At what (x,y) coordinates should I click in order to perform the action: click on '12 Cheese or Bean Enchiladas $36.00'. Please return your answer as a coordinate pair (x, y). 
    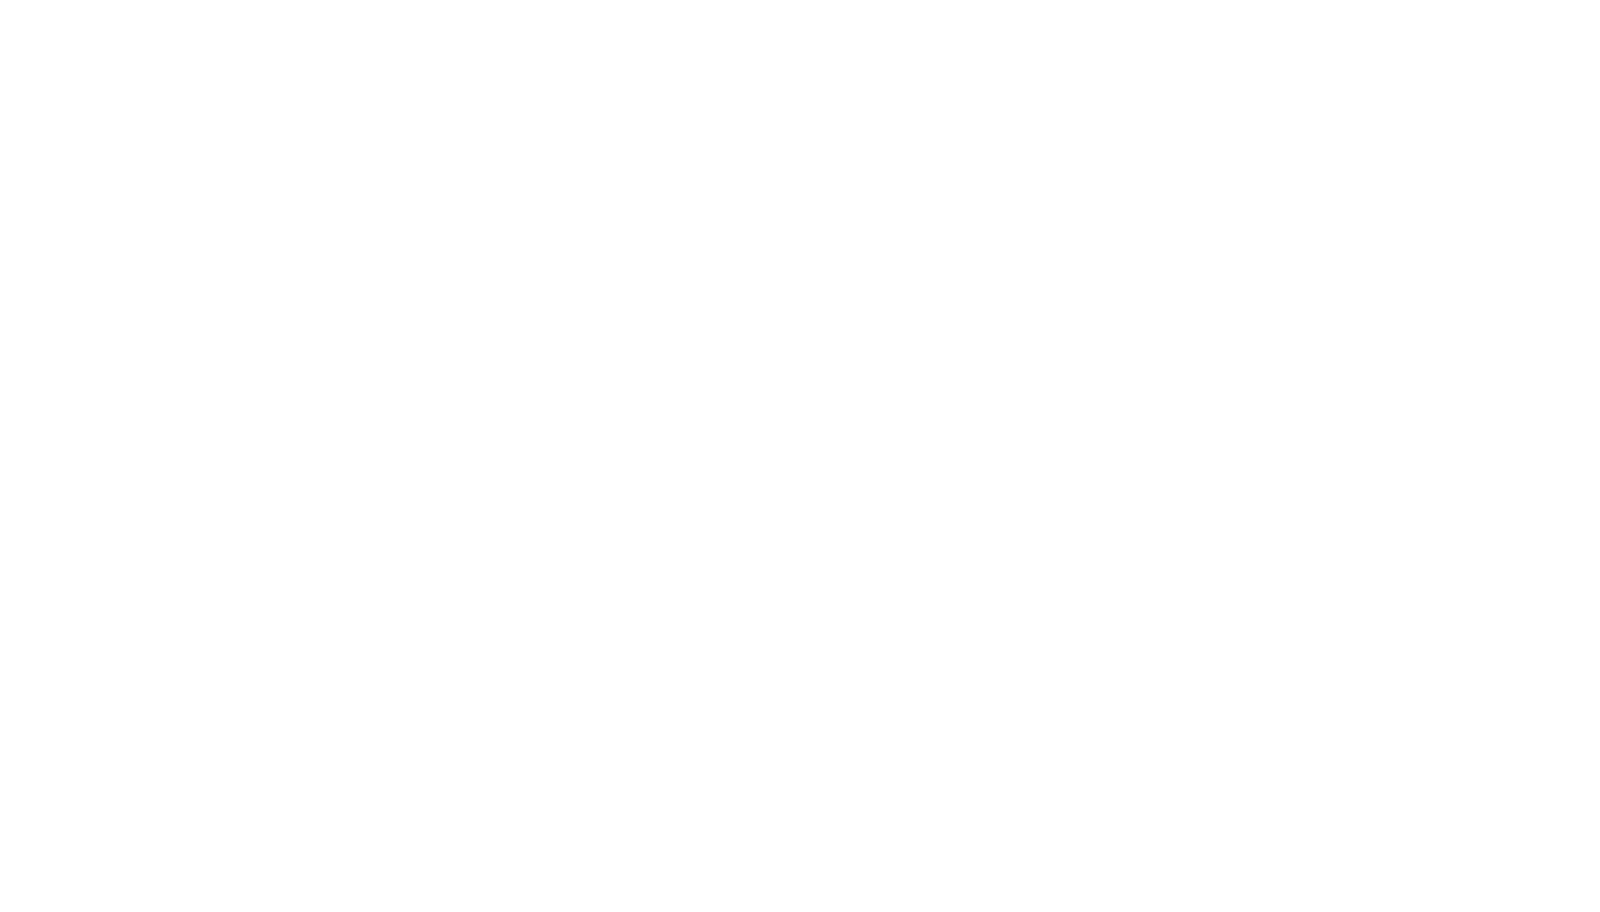
    Looking at the image, I should click on (539, 297).